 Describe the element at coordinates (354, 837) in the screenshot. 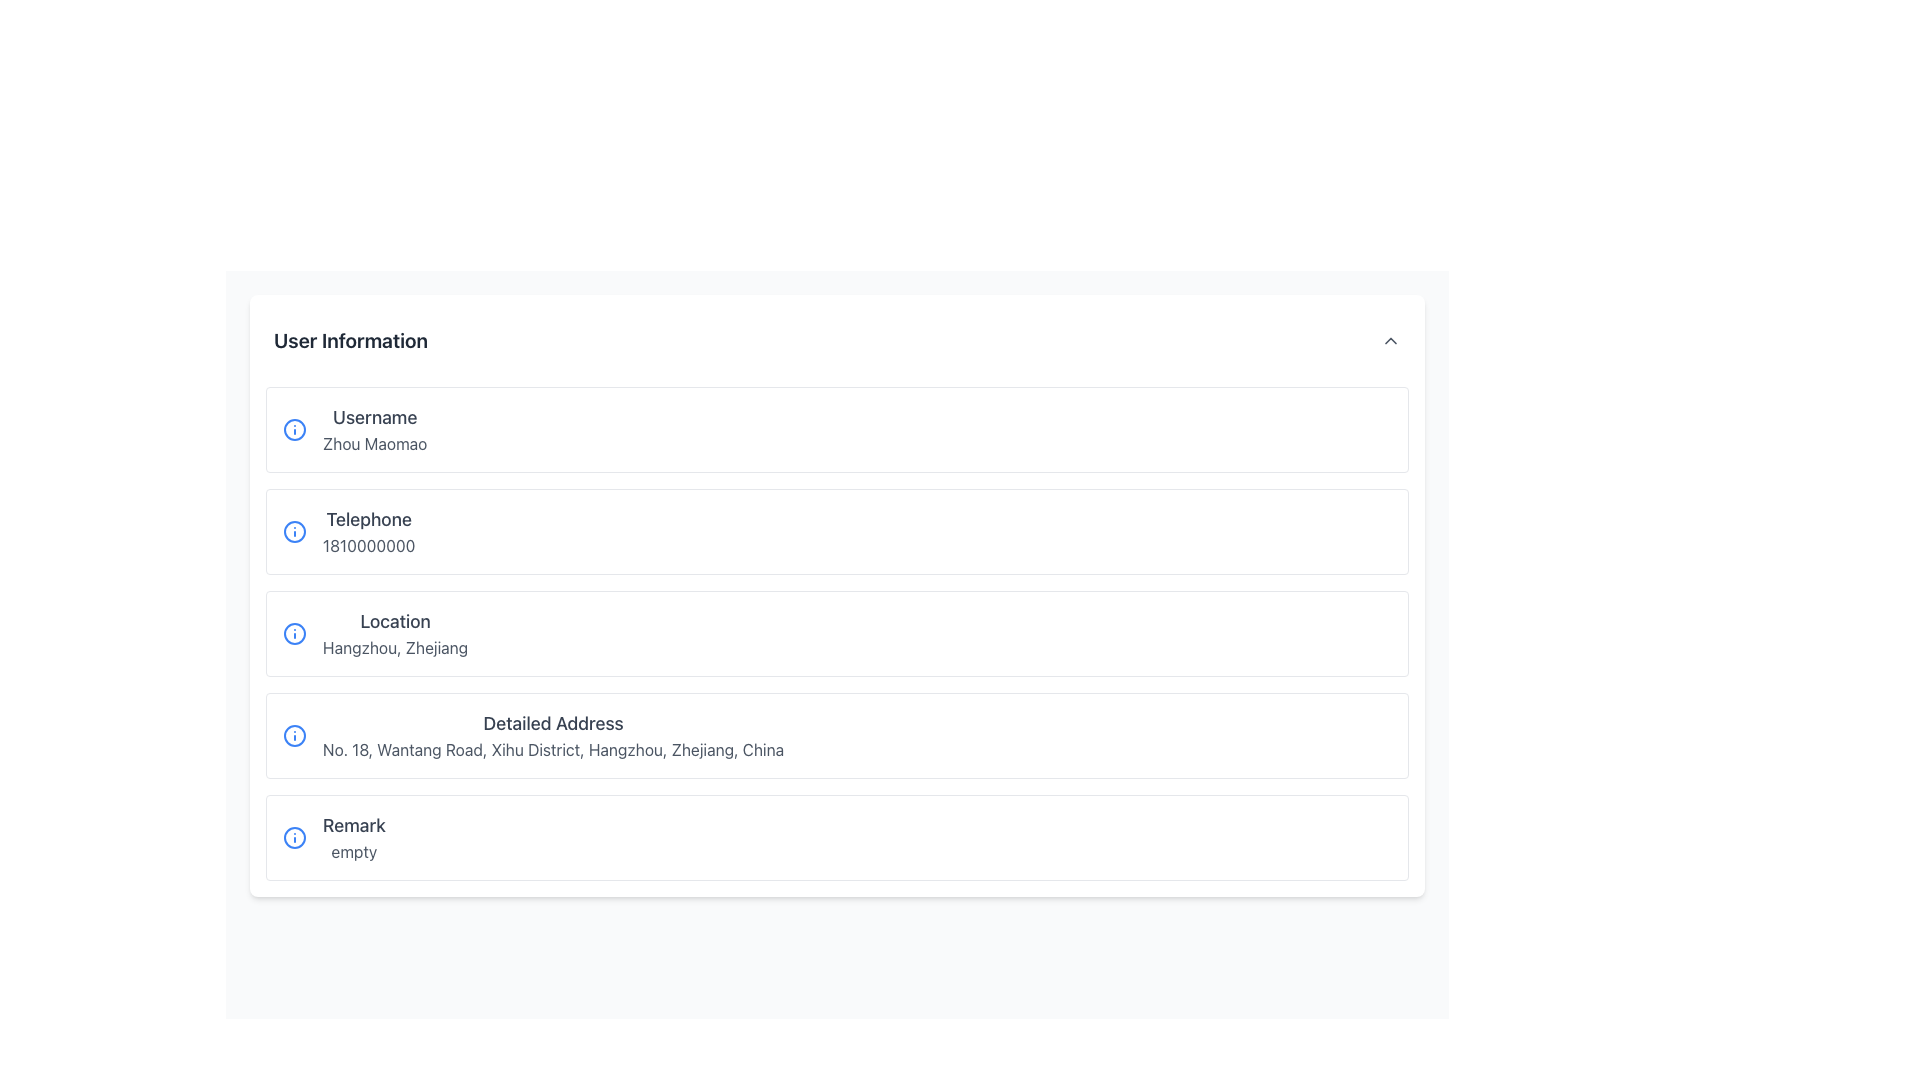

I see `the 'Remark' label showing the status 'empty' at the bottom of the list within its card component, which is the last among similar cards displayed in a column` at that location.